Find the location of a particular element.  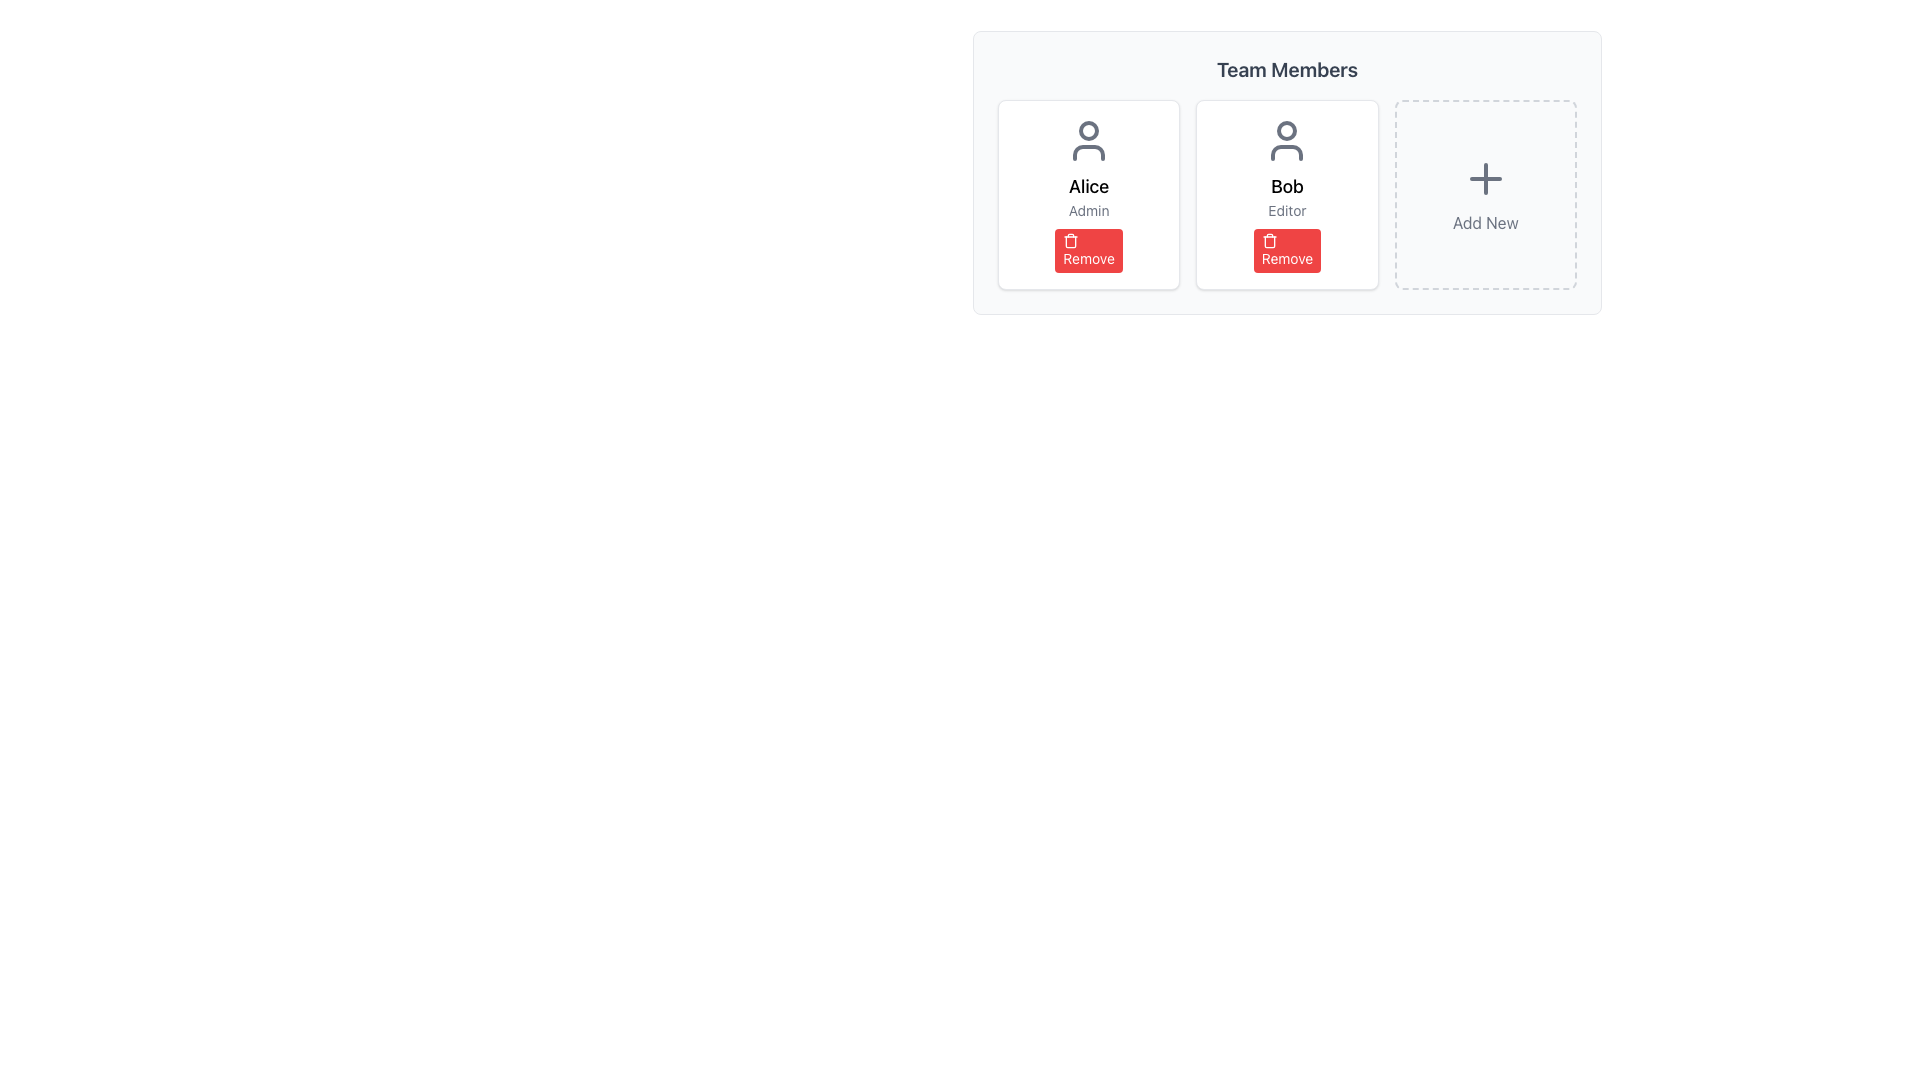

the graphical icon representing the user profile of 'Alice' in the first card of the 'Team Members' section is located at coordinates (1088, 140).